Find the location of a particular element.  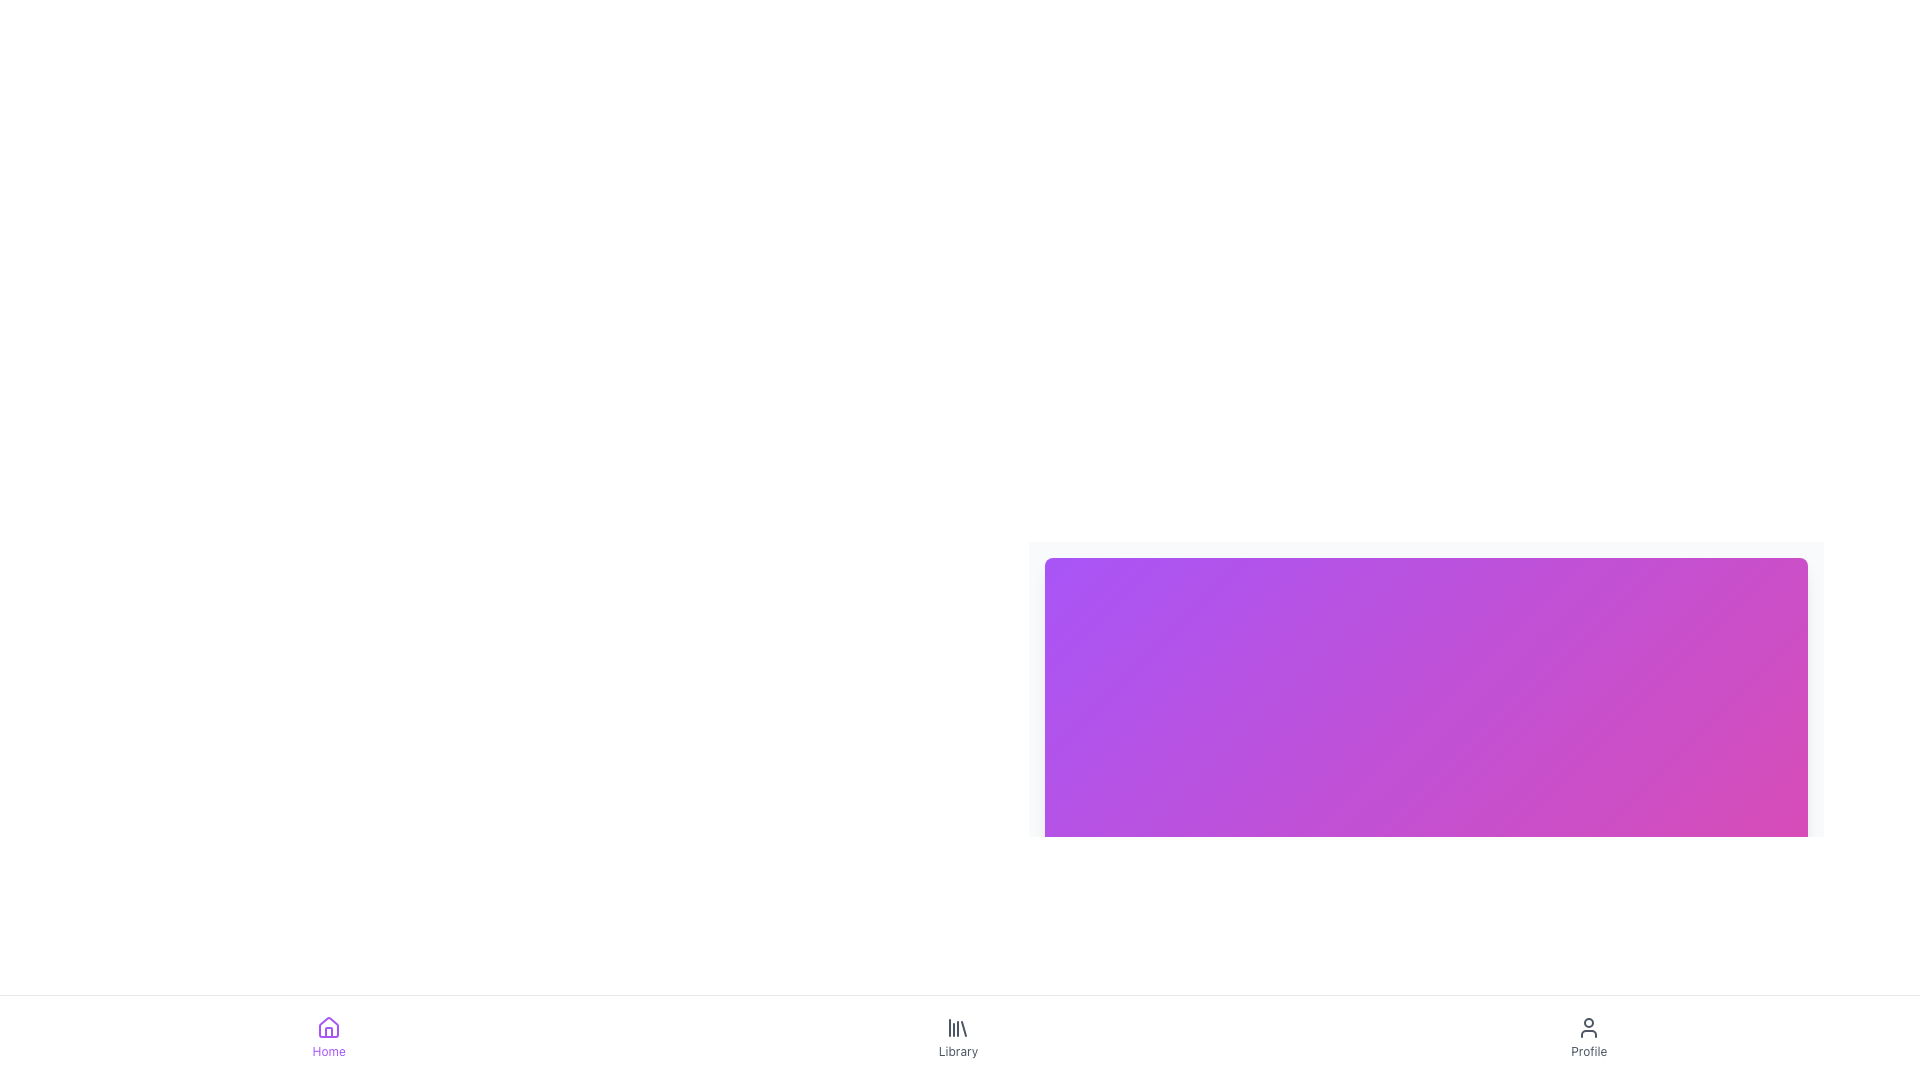

the 'Library' navigation tab, which is located in the bottom navigation bar and features an icon of a stack of books above the text 'Library' is located at coordinates (960, 1036).